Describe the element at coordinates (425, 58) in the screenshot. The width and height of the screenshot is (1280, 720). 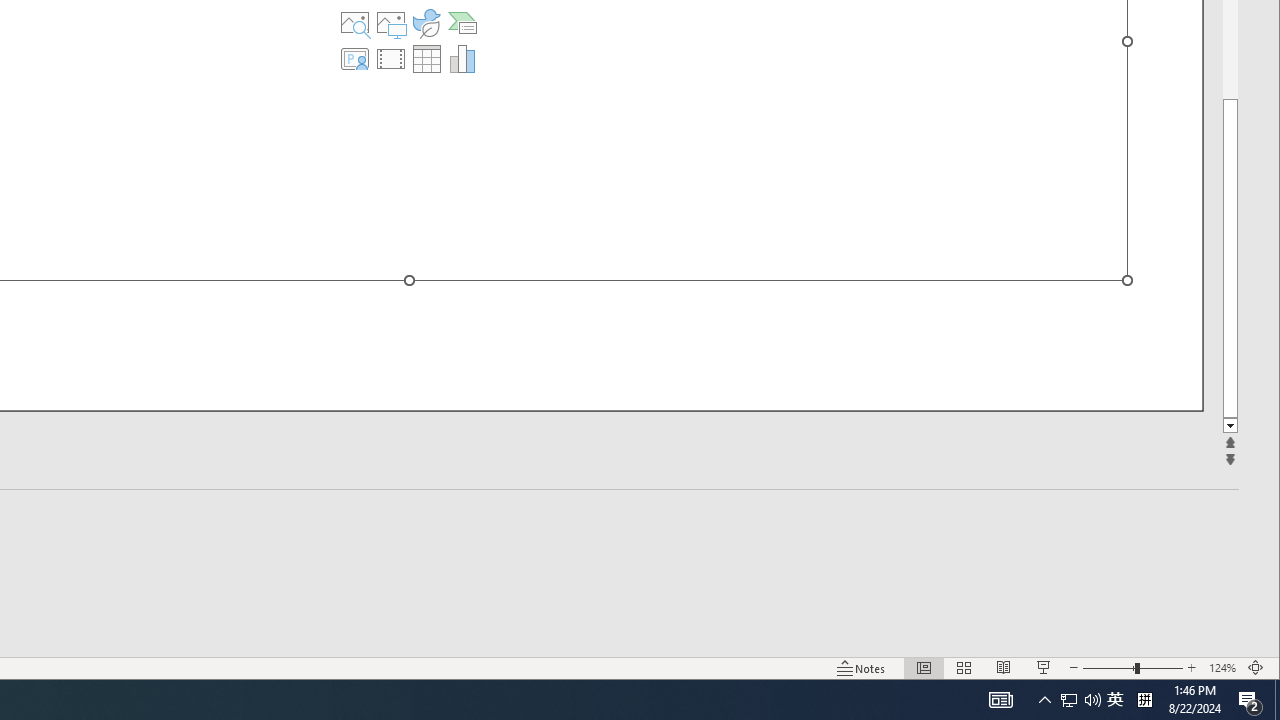
I see `'Insert Table'` at that location.